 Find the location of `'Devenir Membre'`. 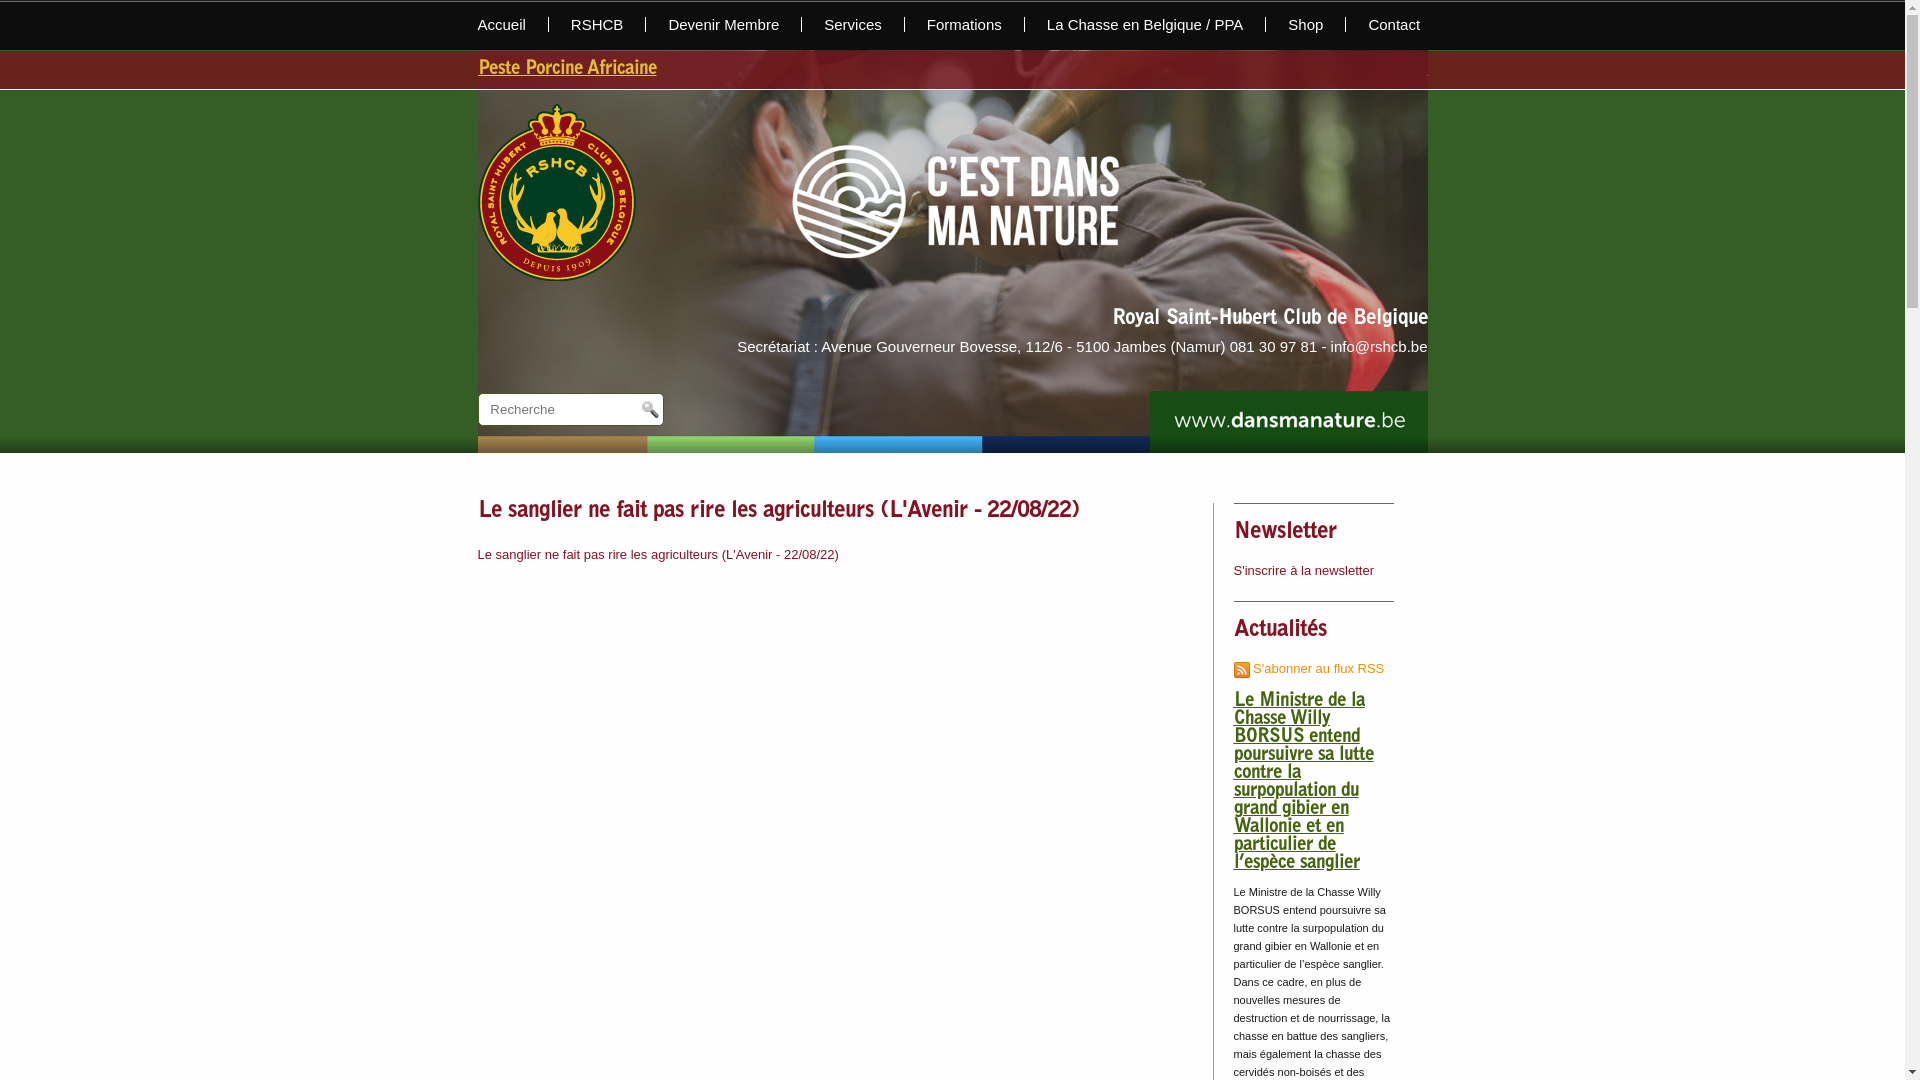

'Devenir Membre' is located at coordinates (646, 24).